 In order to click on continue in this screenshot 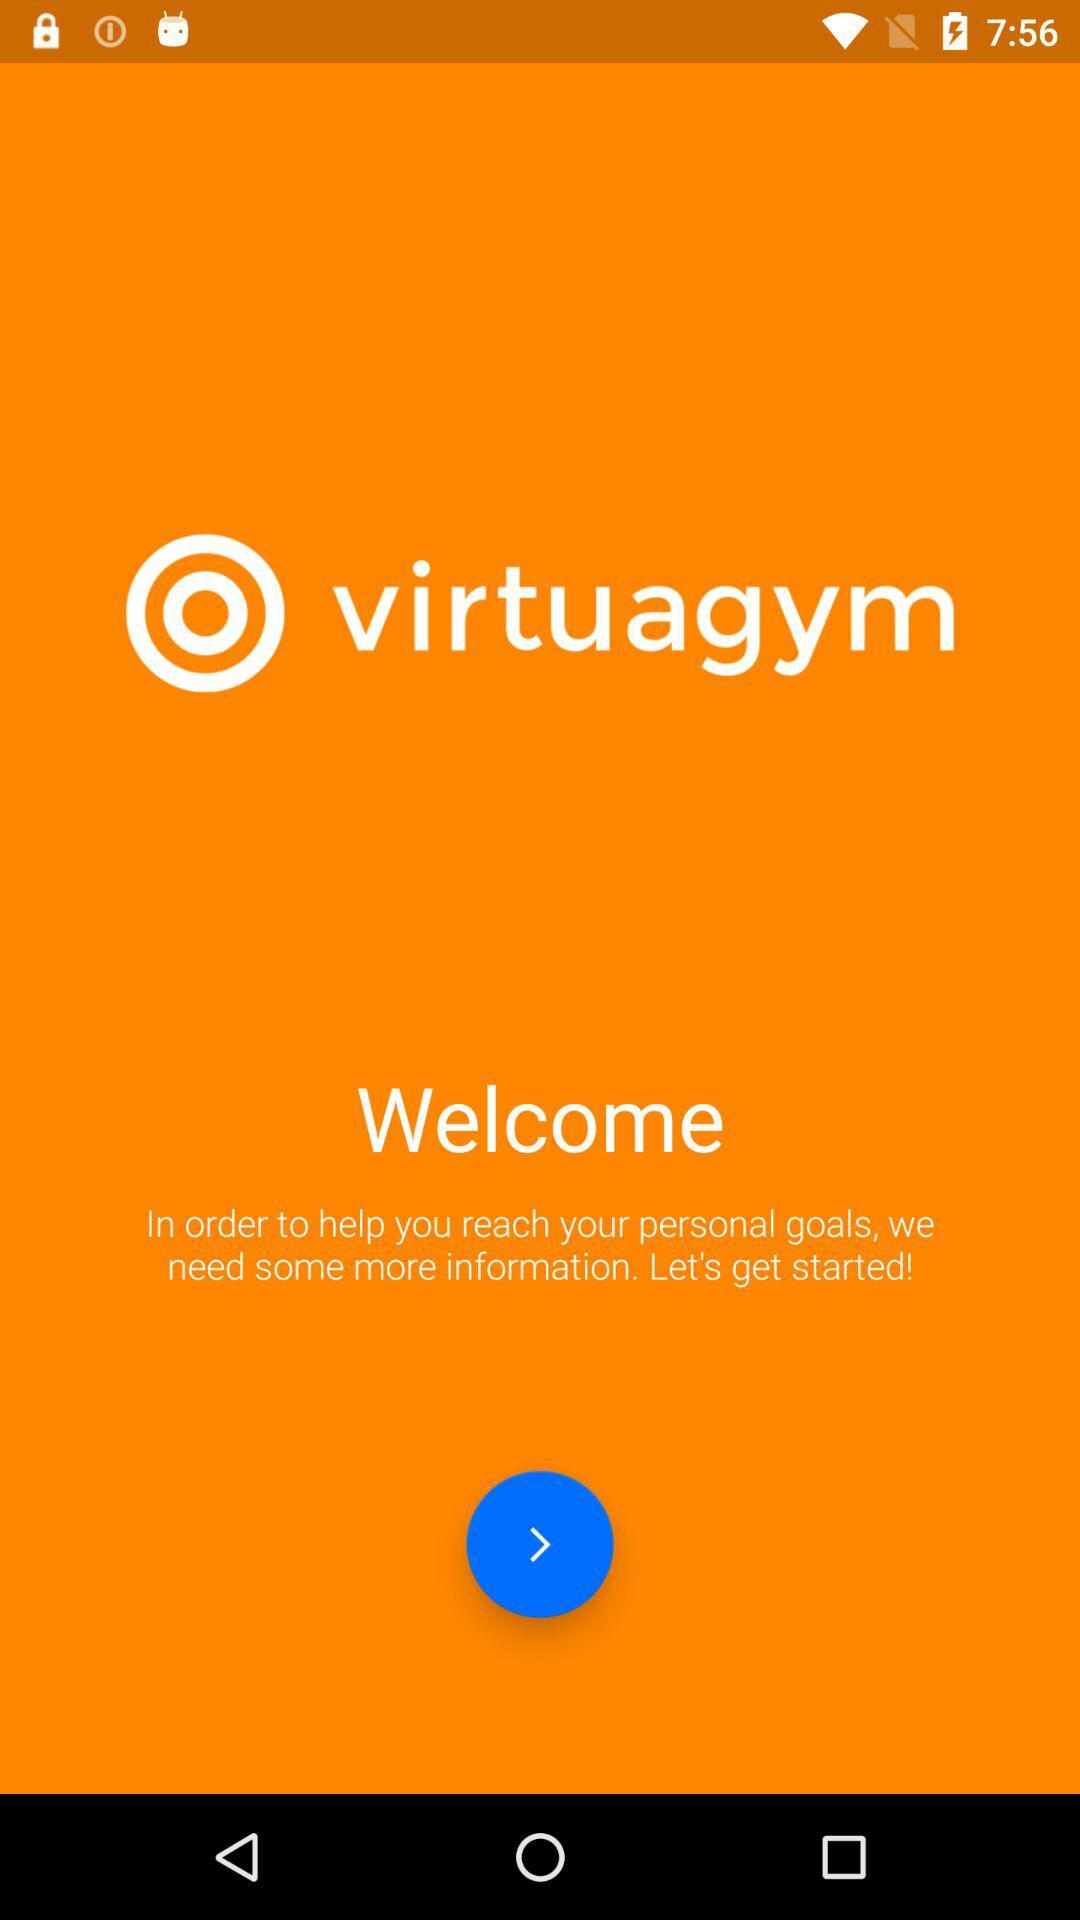, I will do `click(540, 1543)`.